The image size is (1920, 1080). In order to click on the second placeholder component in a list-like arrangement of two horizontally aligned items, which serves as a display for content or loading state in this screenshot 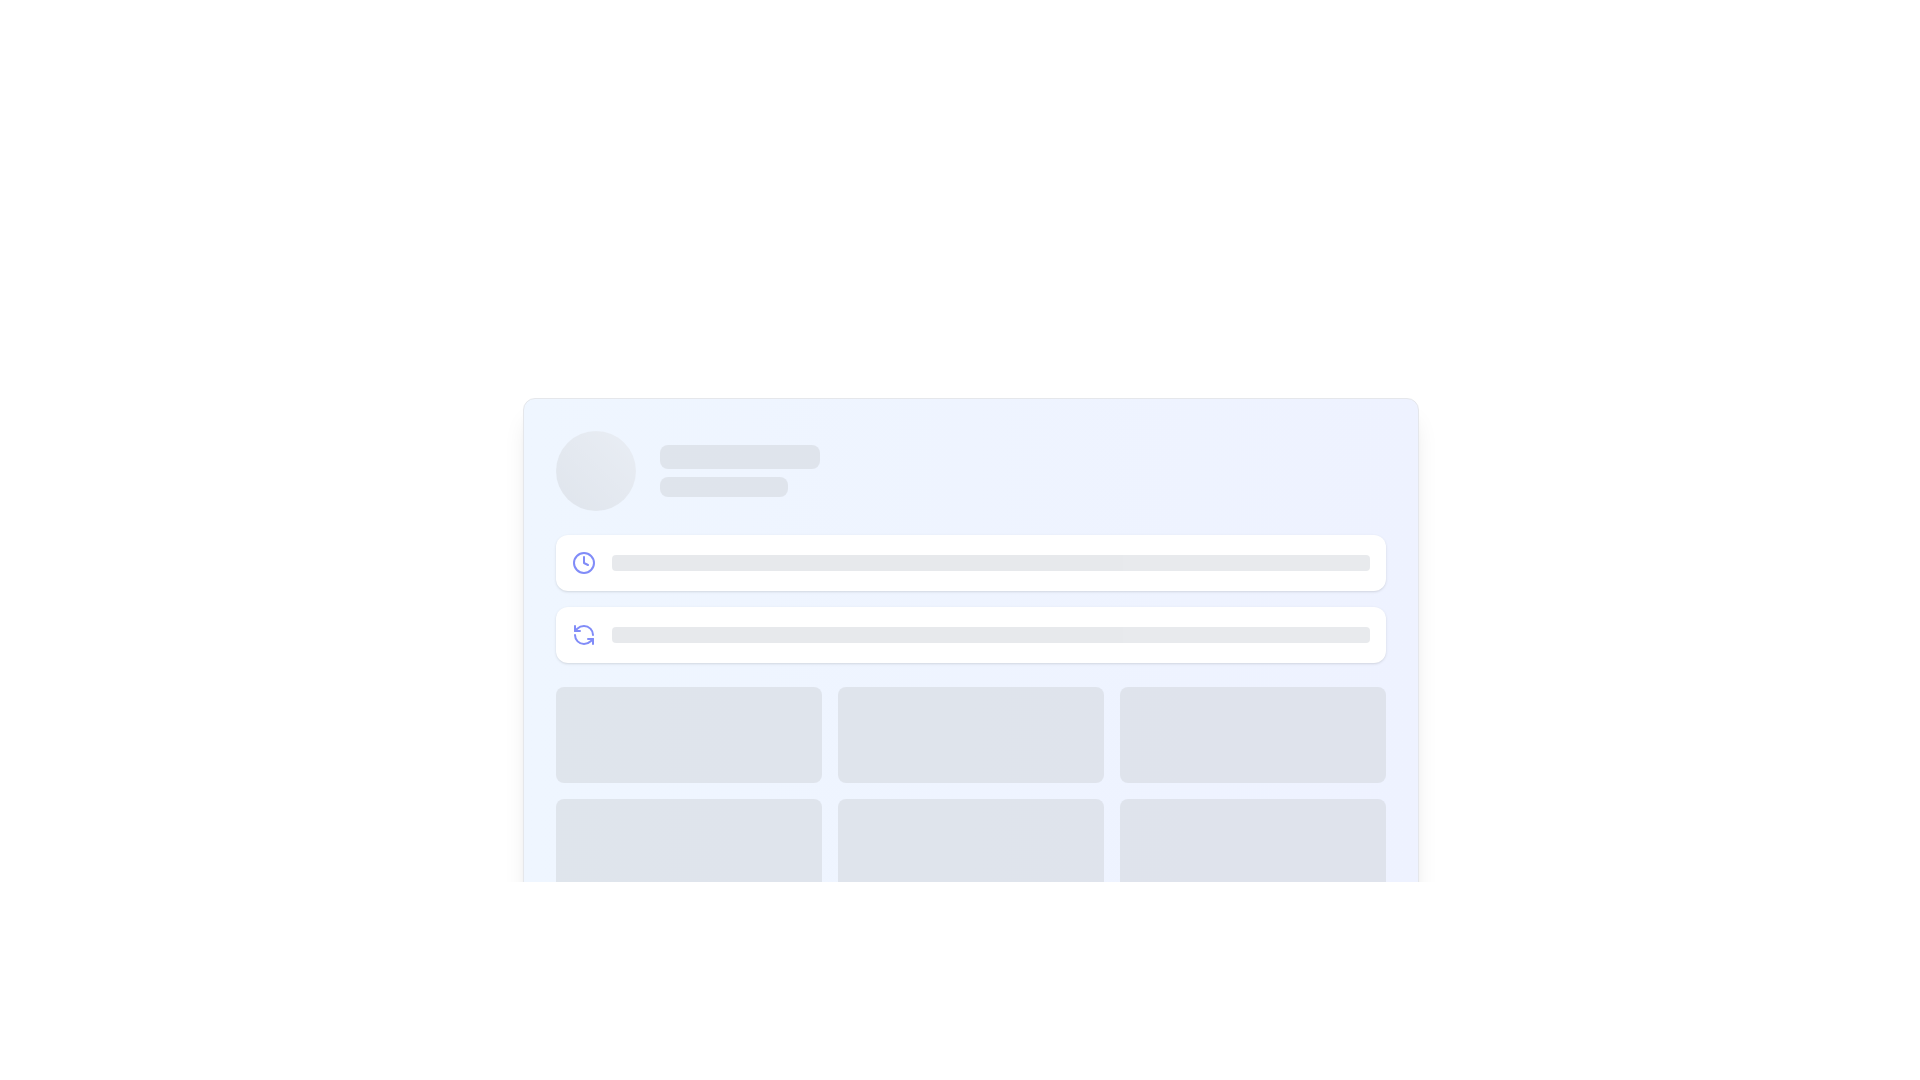, I will do `click(970, 635)`.